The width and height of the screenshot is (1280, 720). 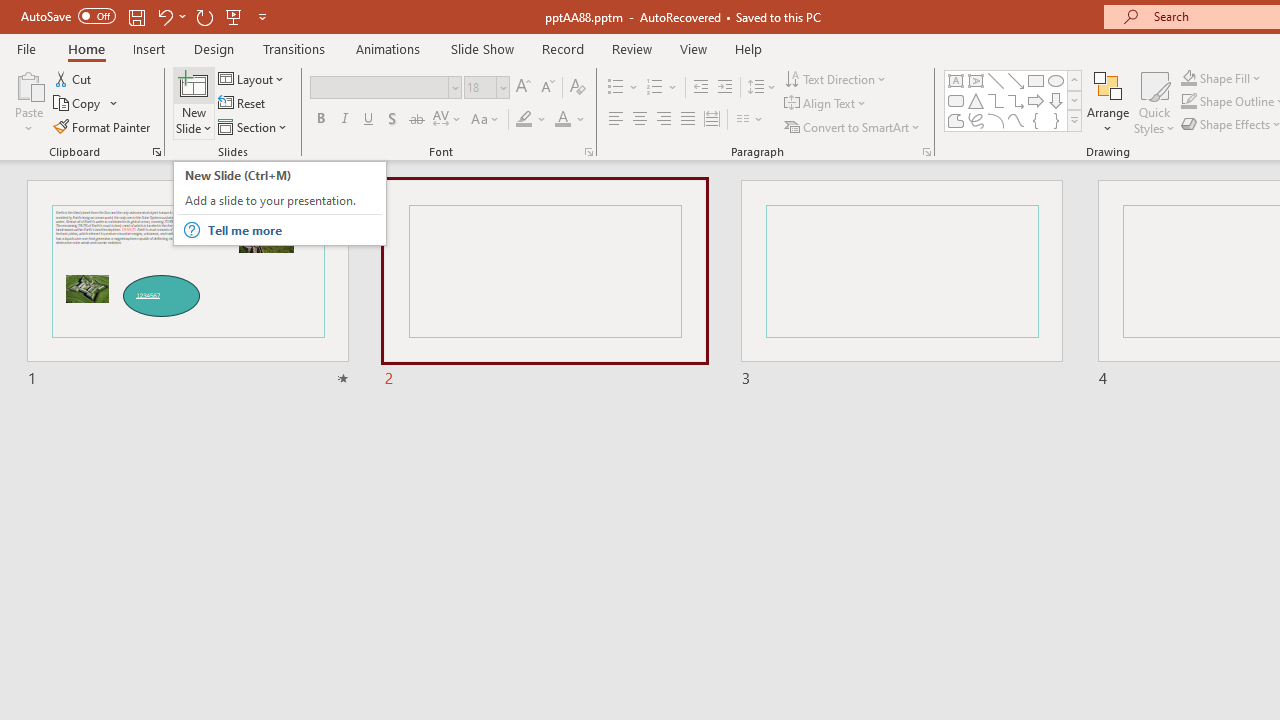 I want to click on 'Rectangle', so click(x=1036, y=80).